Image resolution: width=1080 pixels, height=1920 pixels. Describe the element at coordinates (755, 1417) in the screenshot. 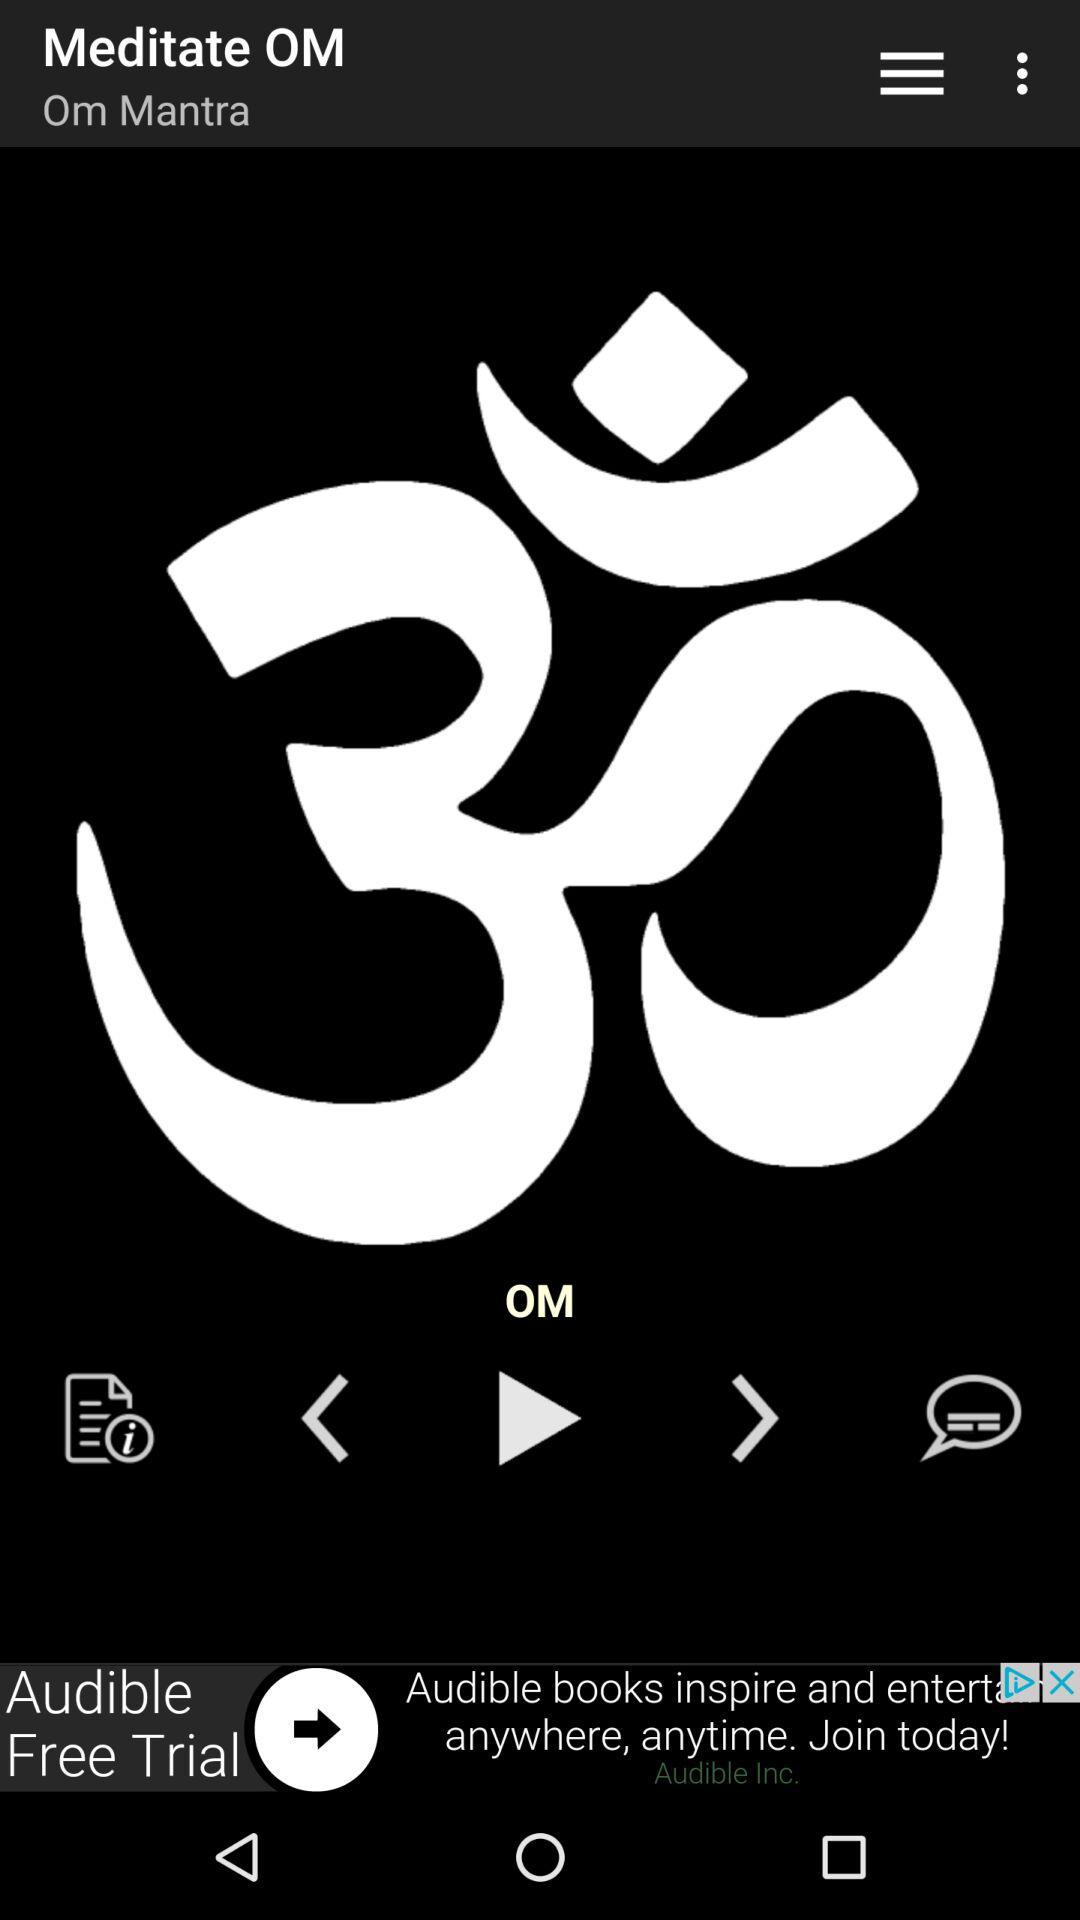

I see `the arrow_forward icon` at that location.